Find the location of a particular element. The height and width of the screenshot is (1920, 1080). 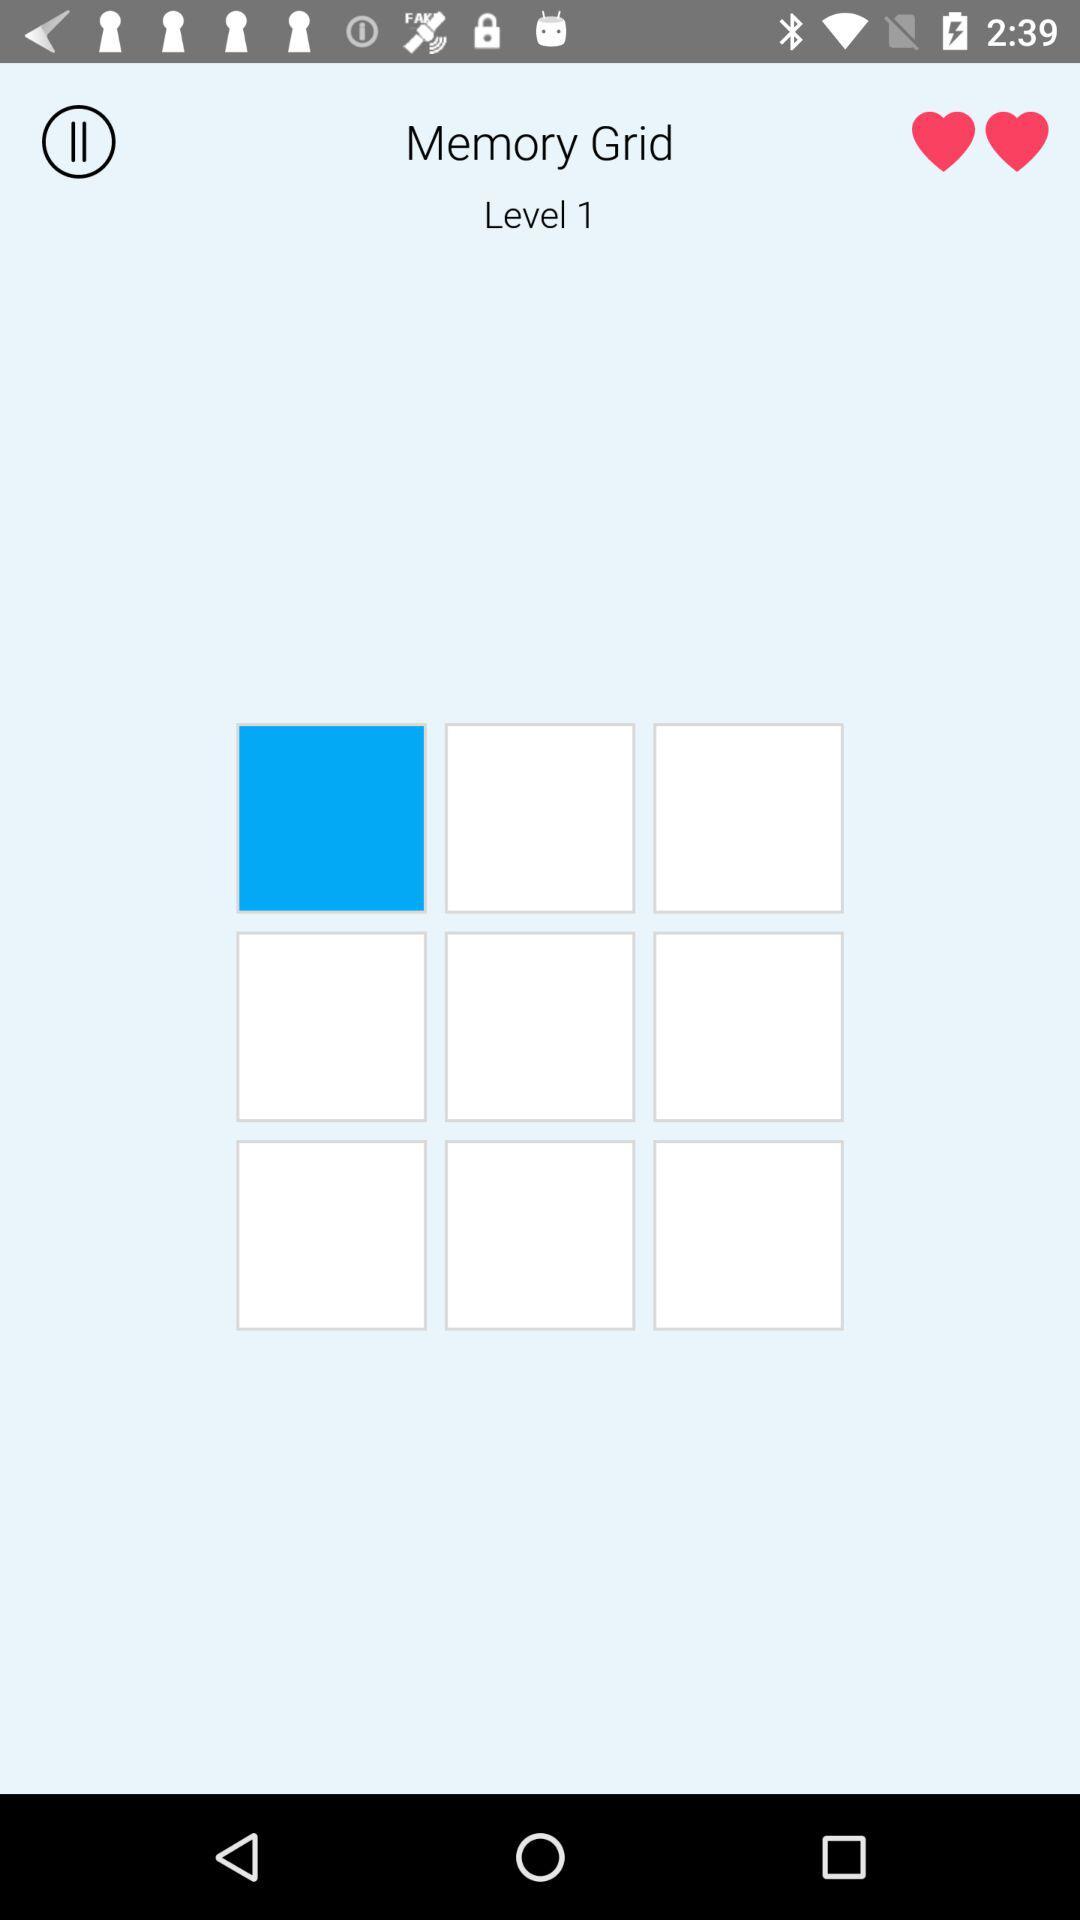

box is located at coordinates (540, 818).